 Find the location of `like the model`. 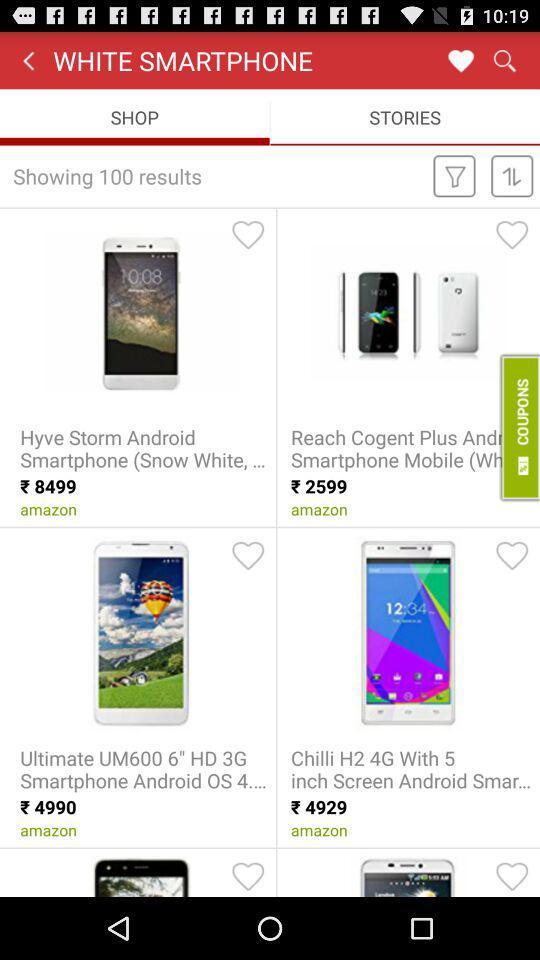

like the model is located at coordinates (512, 875).